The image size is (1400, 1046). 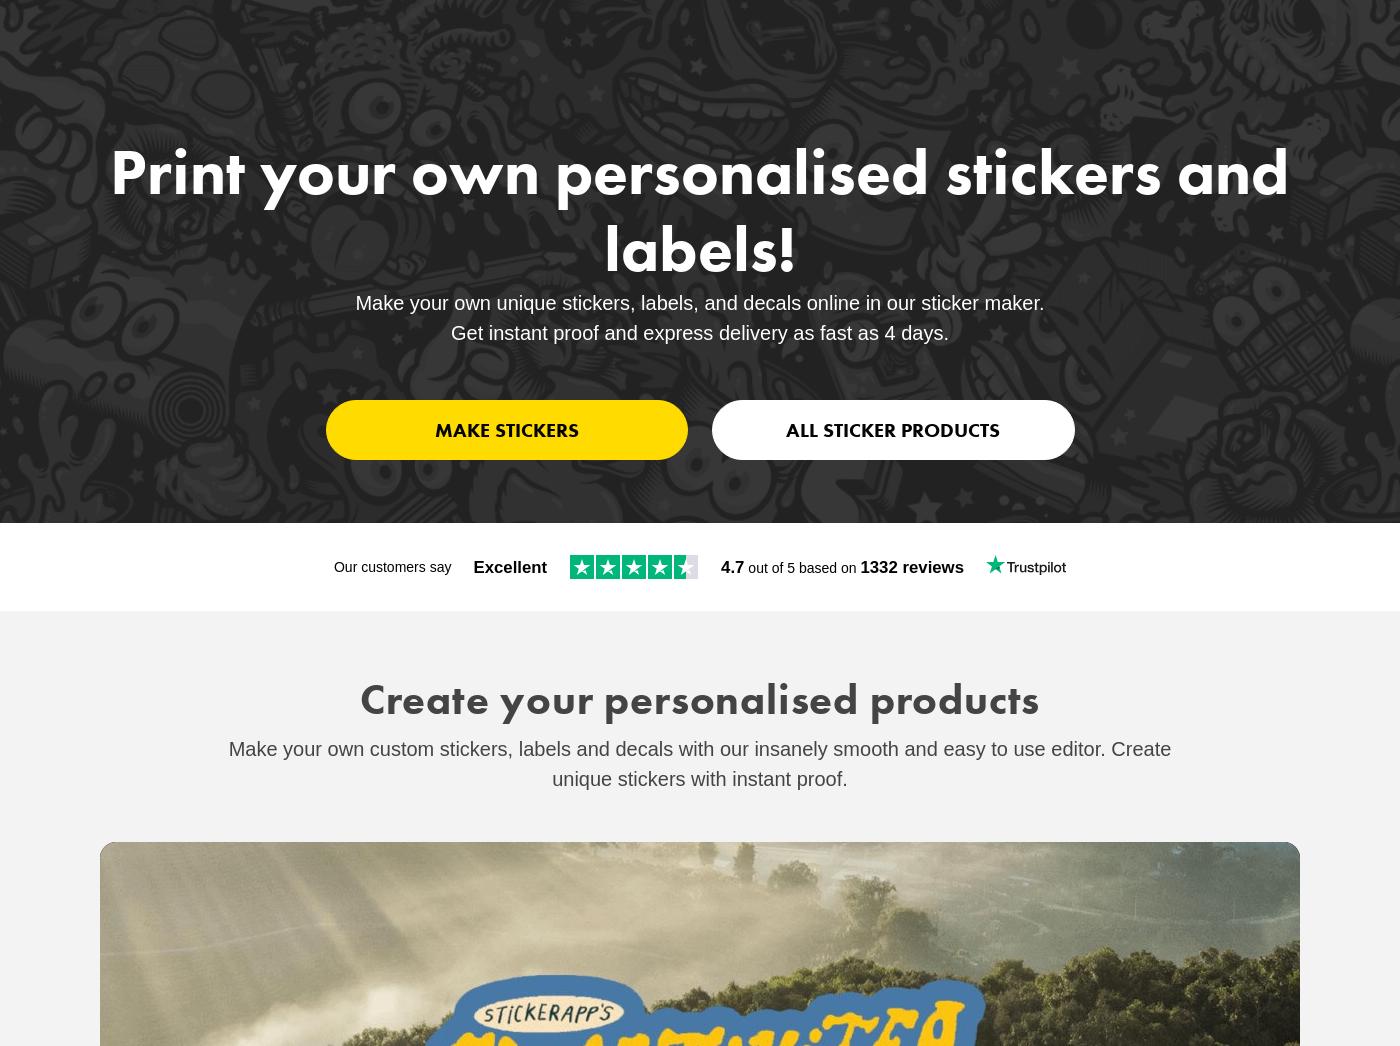 I want to click on 'Sticker Support', so click(x=995, y=48).